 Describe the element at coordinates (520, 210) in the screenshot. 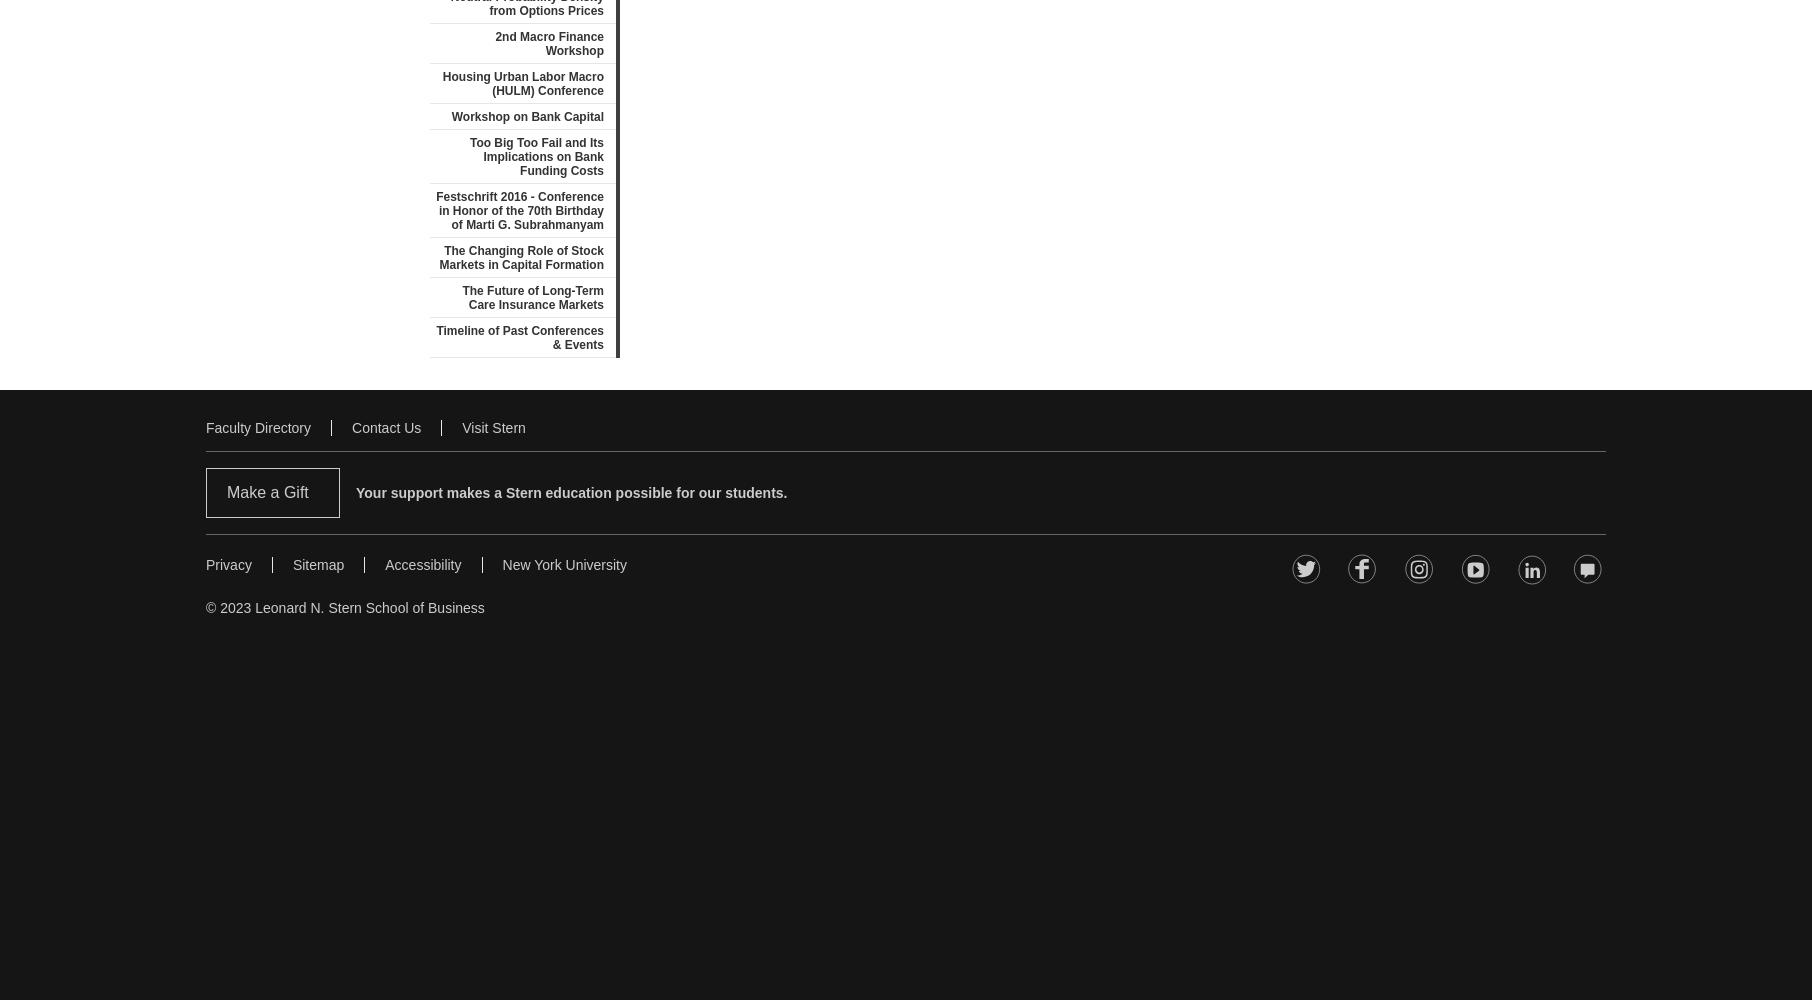

I see `'Festschrift 2016 - Conference in Honor of the 70th Birthday of Marti G. Subrahmanyam'` at that location.